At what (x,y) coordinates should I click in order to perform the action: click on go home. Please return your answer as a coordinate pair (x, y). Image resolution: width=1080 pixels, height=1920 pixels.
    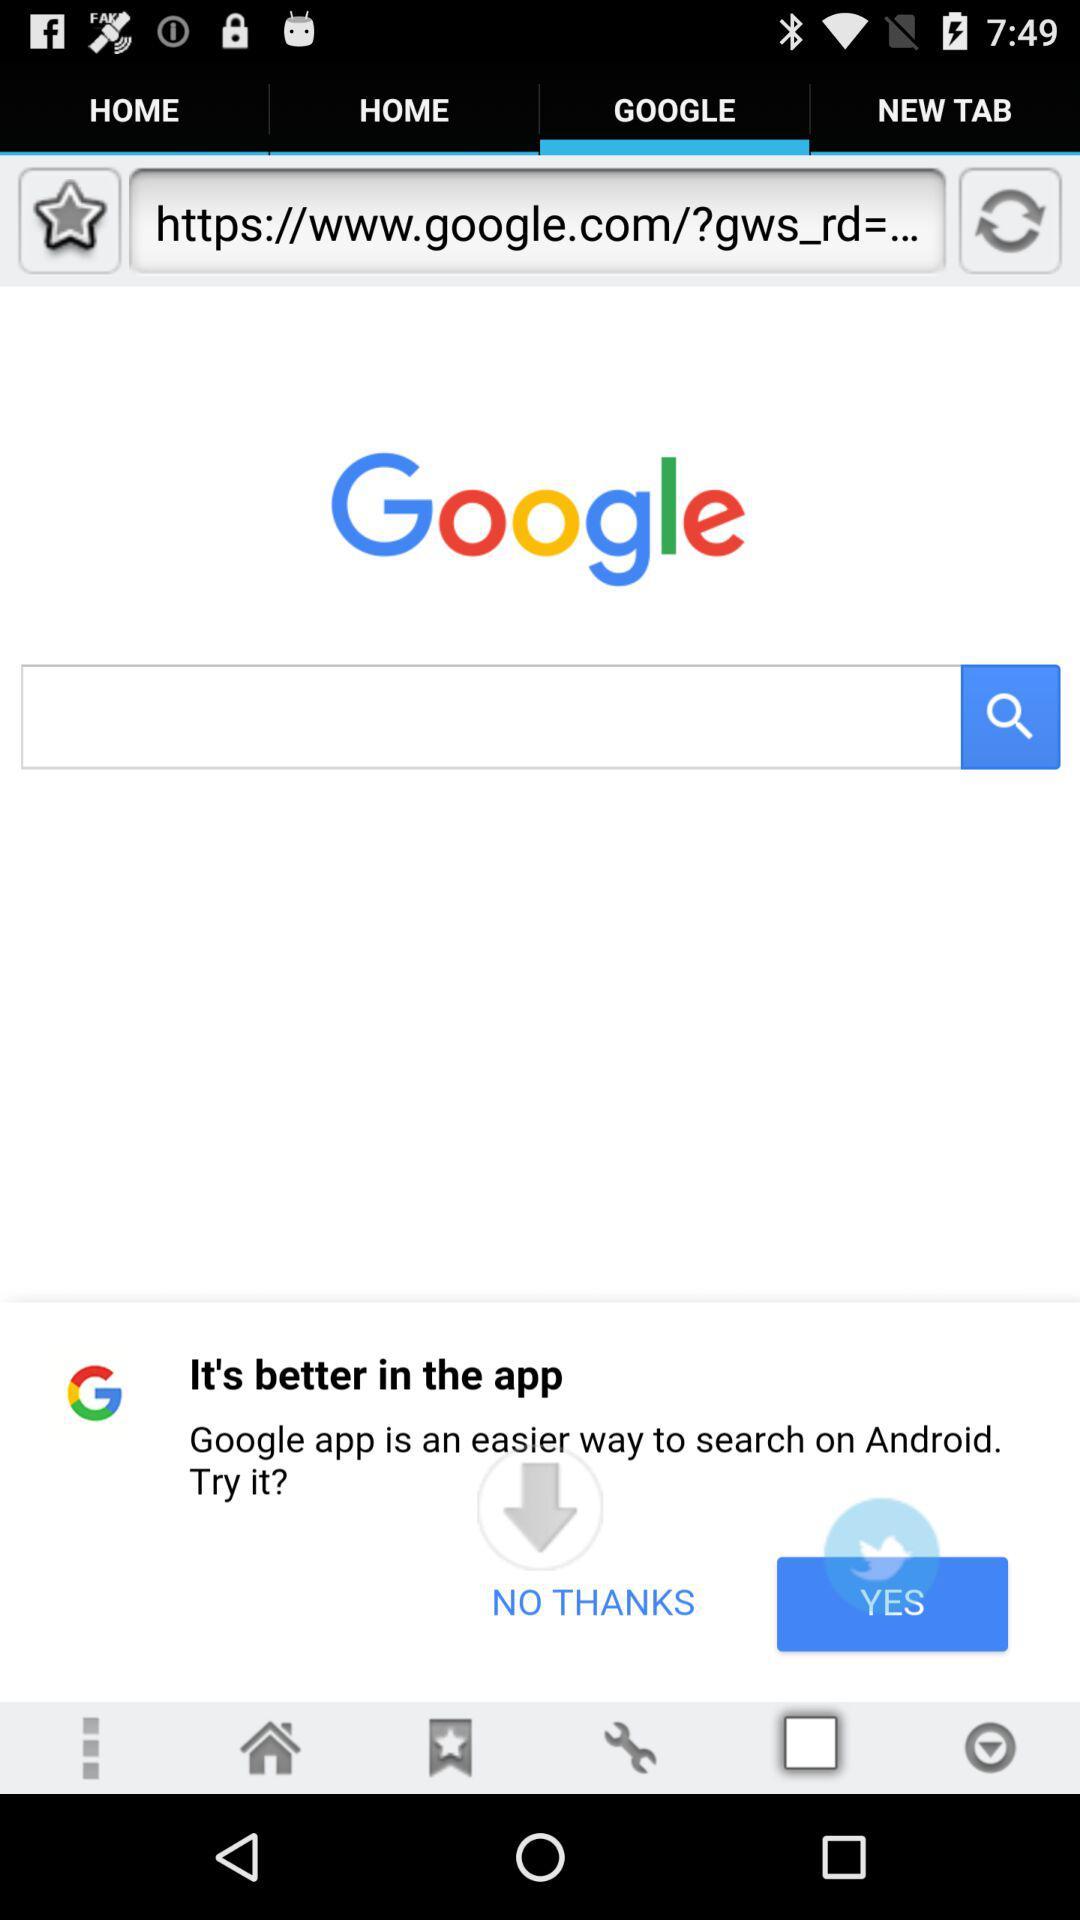
    Looking at the image, I should click on (270, 1746).